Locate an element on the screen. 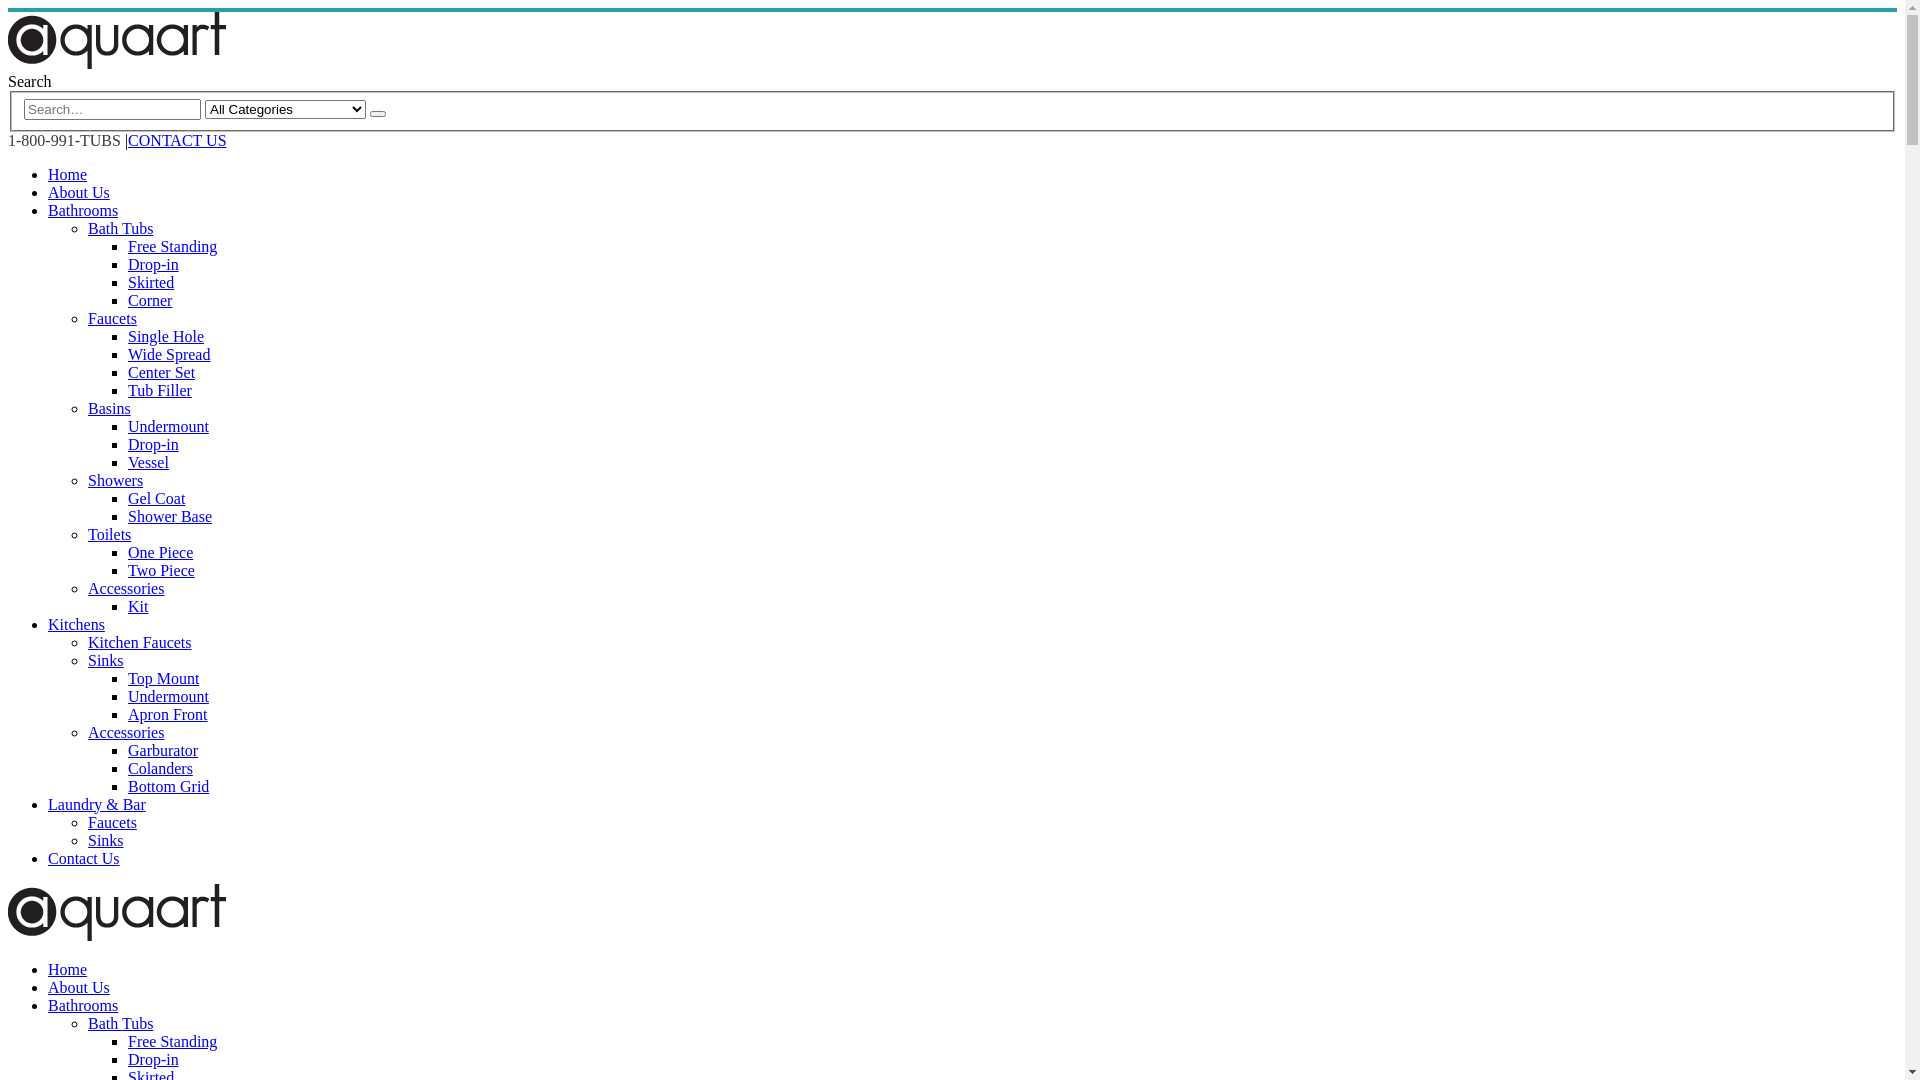  'Faucets' is located at coordinates (111, 317).